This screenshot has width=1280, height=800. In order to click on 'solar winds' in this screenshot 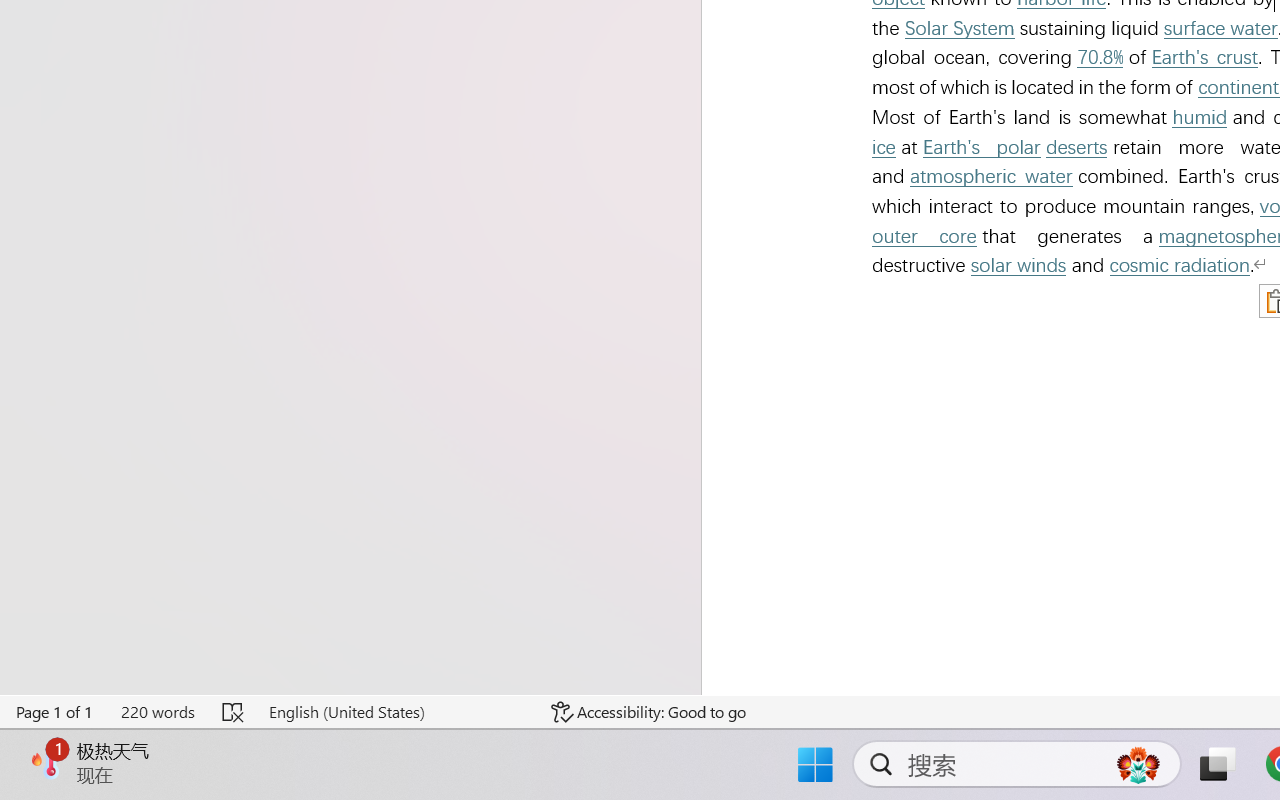, I will do `click(1018, 264)`.